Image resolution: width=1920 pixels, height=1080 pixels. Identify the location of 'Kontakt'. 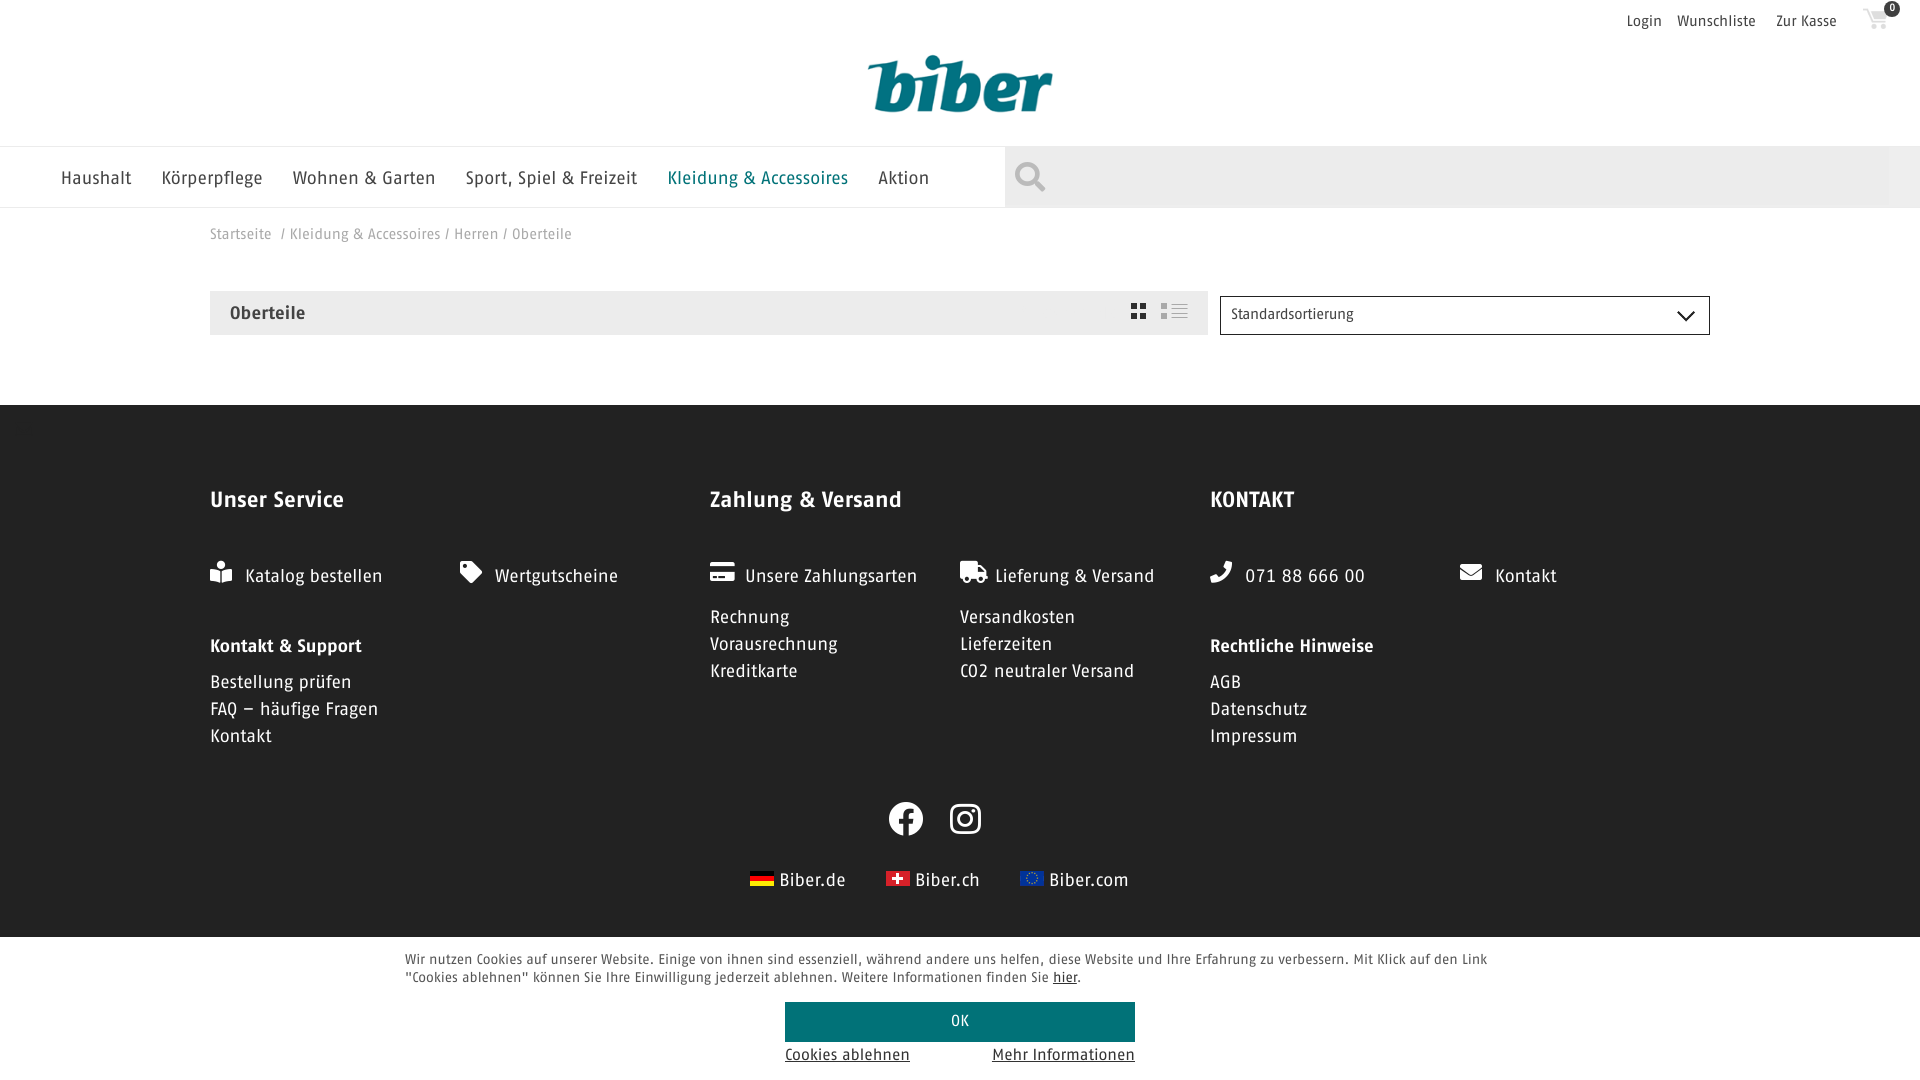
(1525, 577).